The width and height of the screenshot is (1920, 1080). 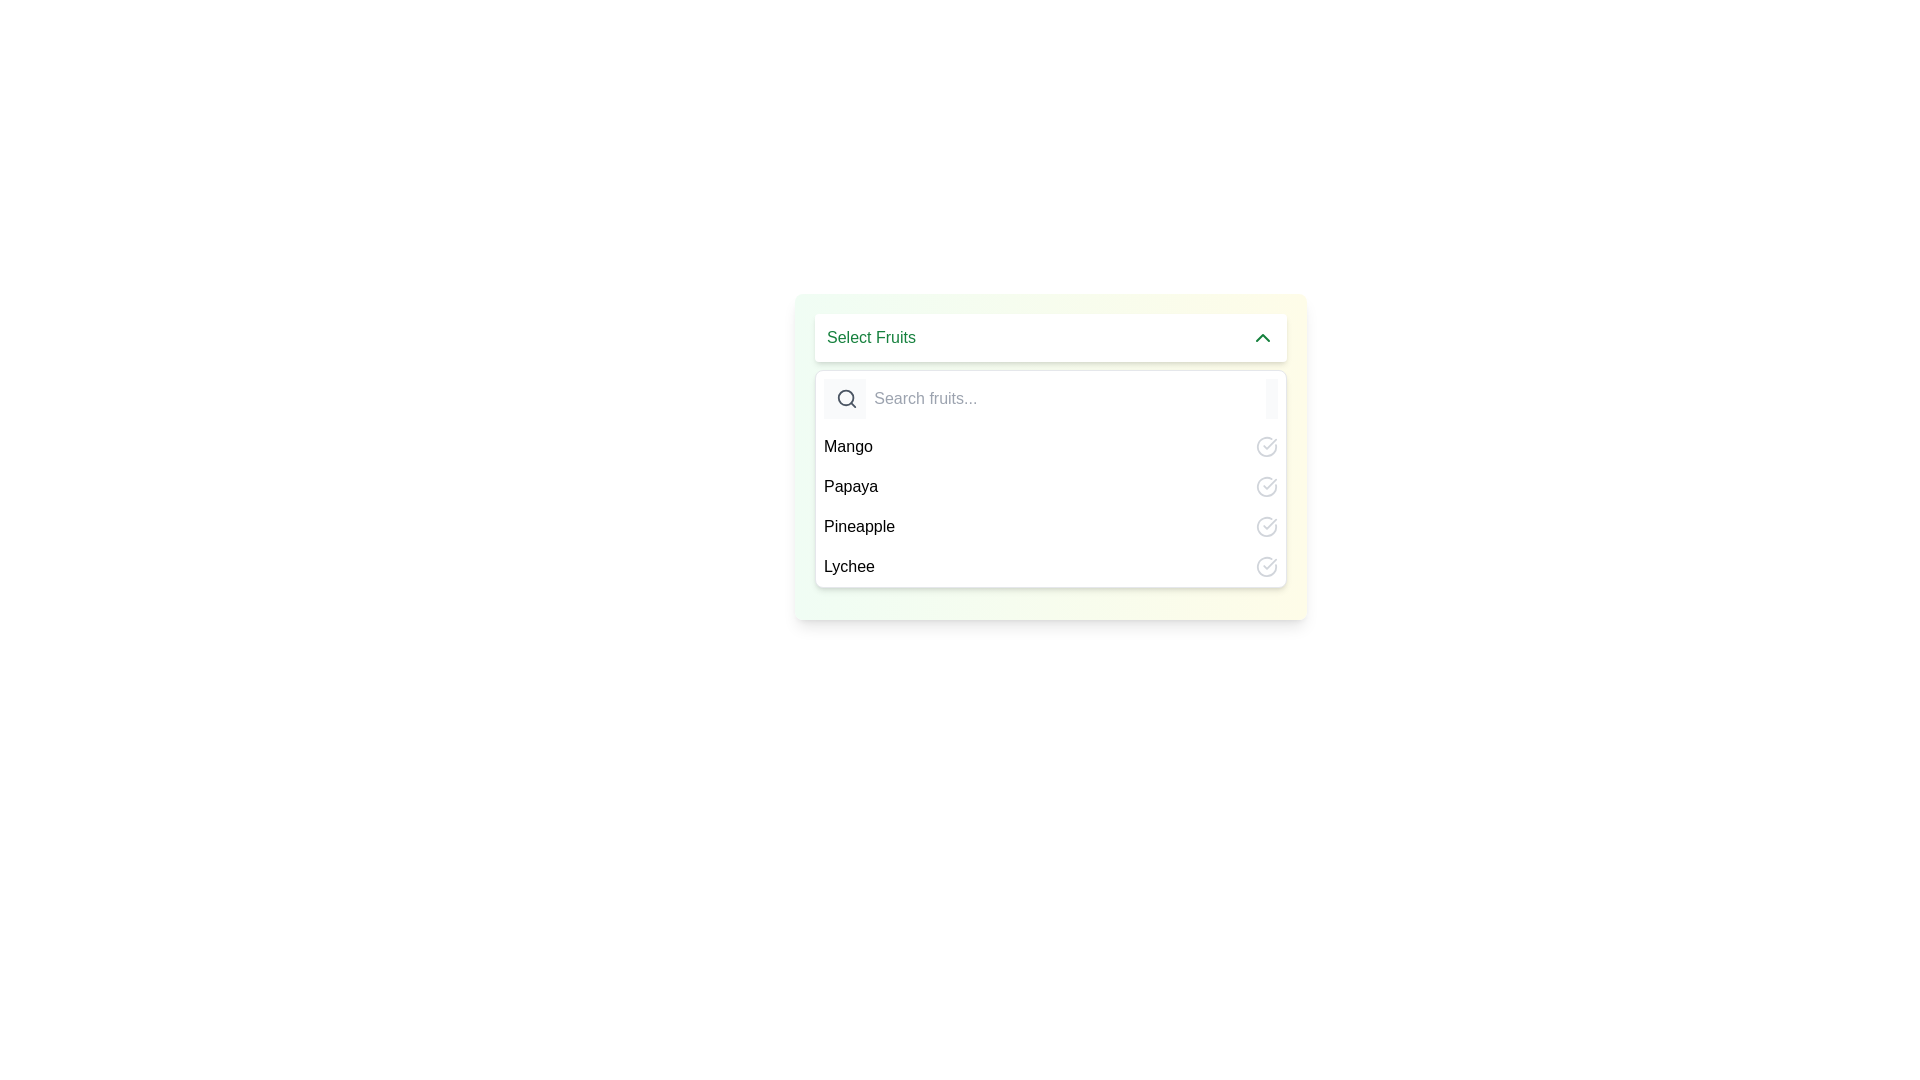 What do you see at coordinates (1050, 446) in the screenshot?
I see `the selectable list item displaying 'Mango' in the dropdown menu` at bounding box center [1050, 446].